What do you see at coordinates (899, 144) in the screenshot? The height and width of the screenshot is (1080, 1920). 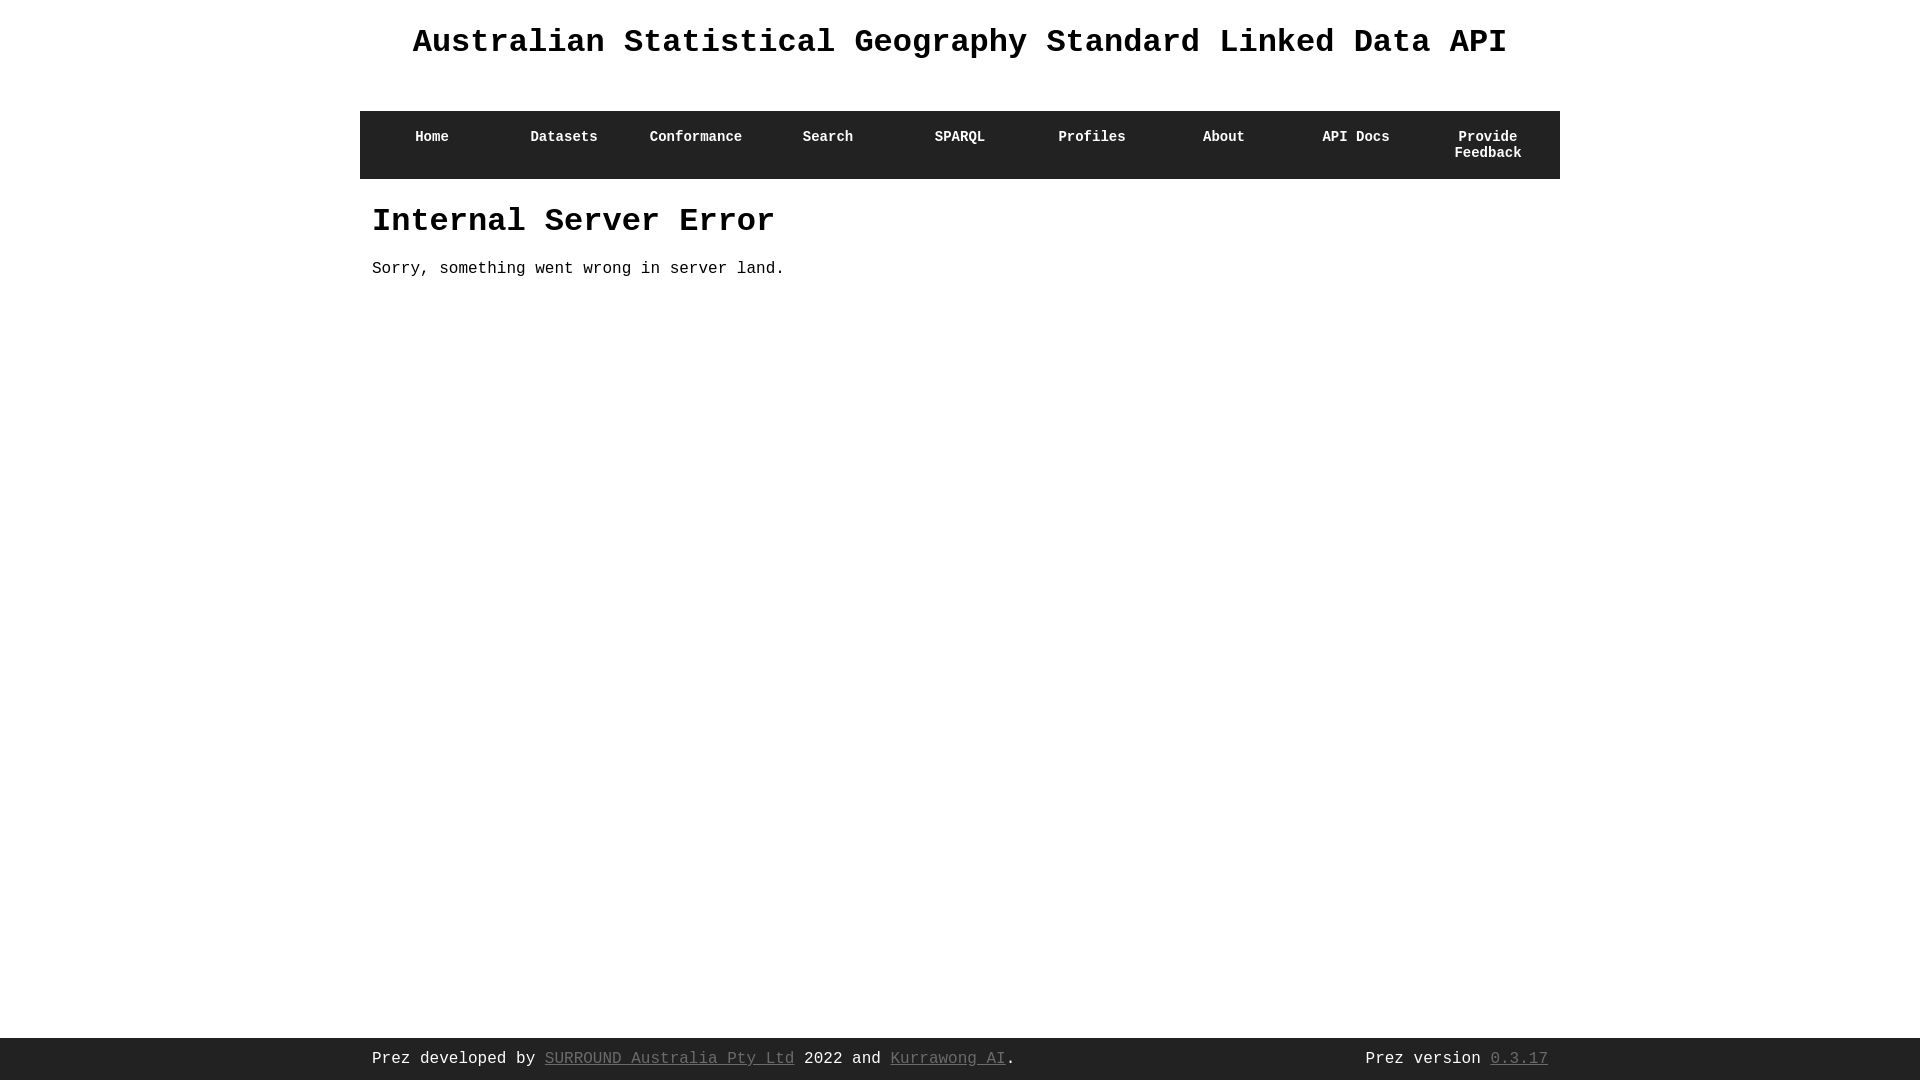 I see `'SPARQL'` at bounding box center [899, 144].